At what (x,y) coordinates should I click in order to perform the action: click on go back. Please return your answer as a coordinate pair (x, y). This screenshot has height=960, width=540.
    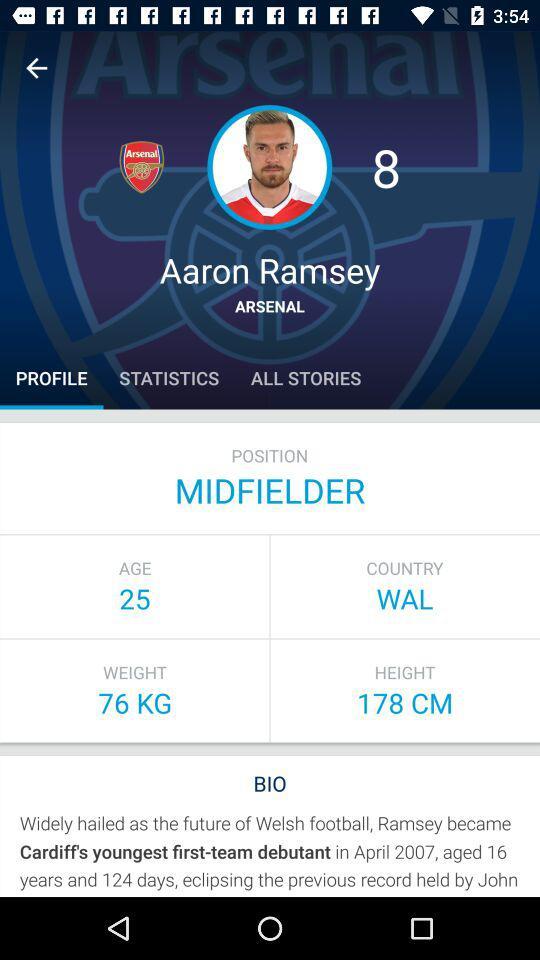
    Looking at the image, I should click on (36, 68).